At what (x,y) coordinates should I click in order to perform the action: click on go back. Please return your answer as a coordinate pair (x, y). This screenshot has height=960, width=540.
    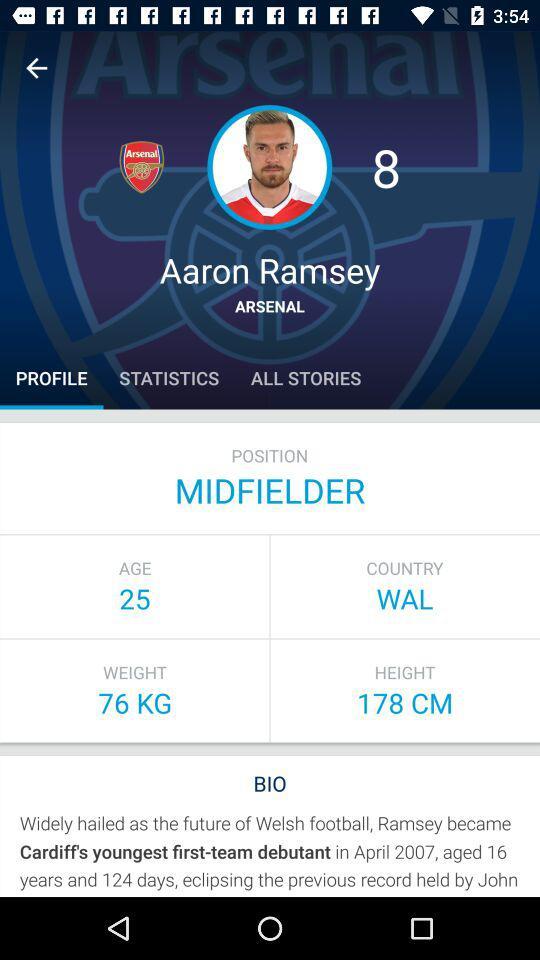
    Looking at the image, I should click on (36, 68).